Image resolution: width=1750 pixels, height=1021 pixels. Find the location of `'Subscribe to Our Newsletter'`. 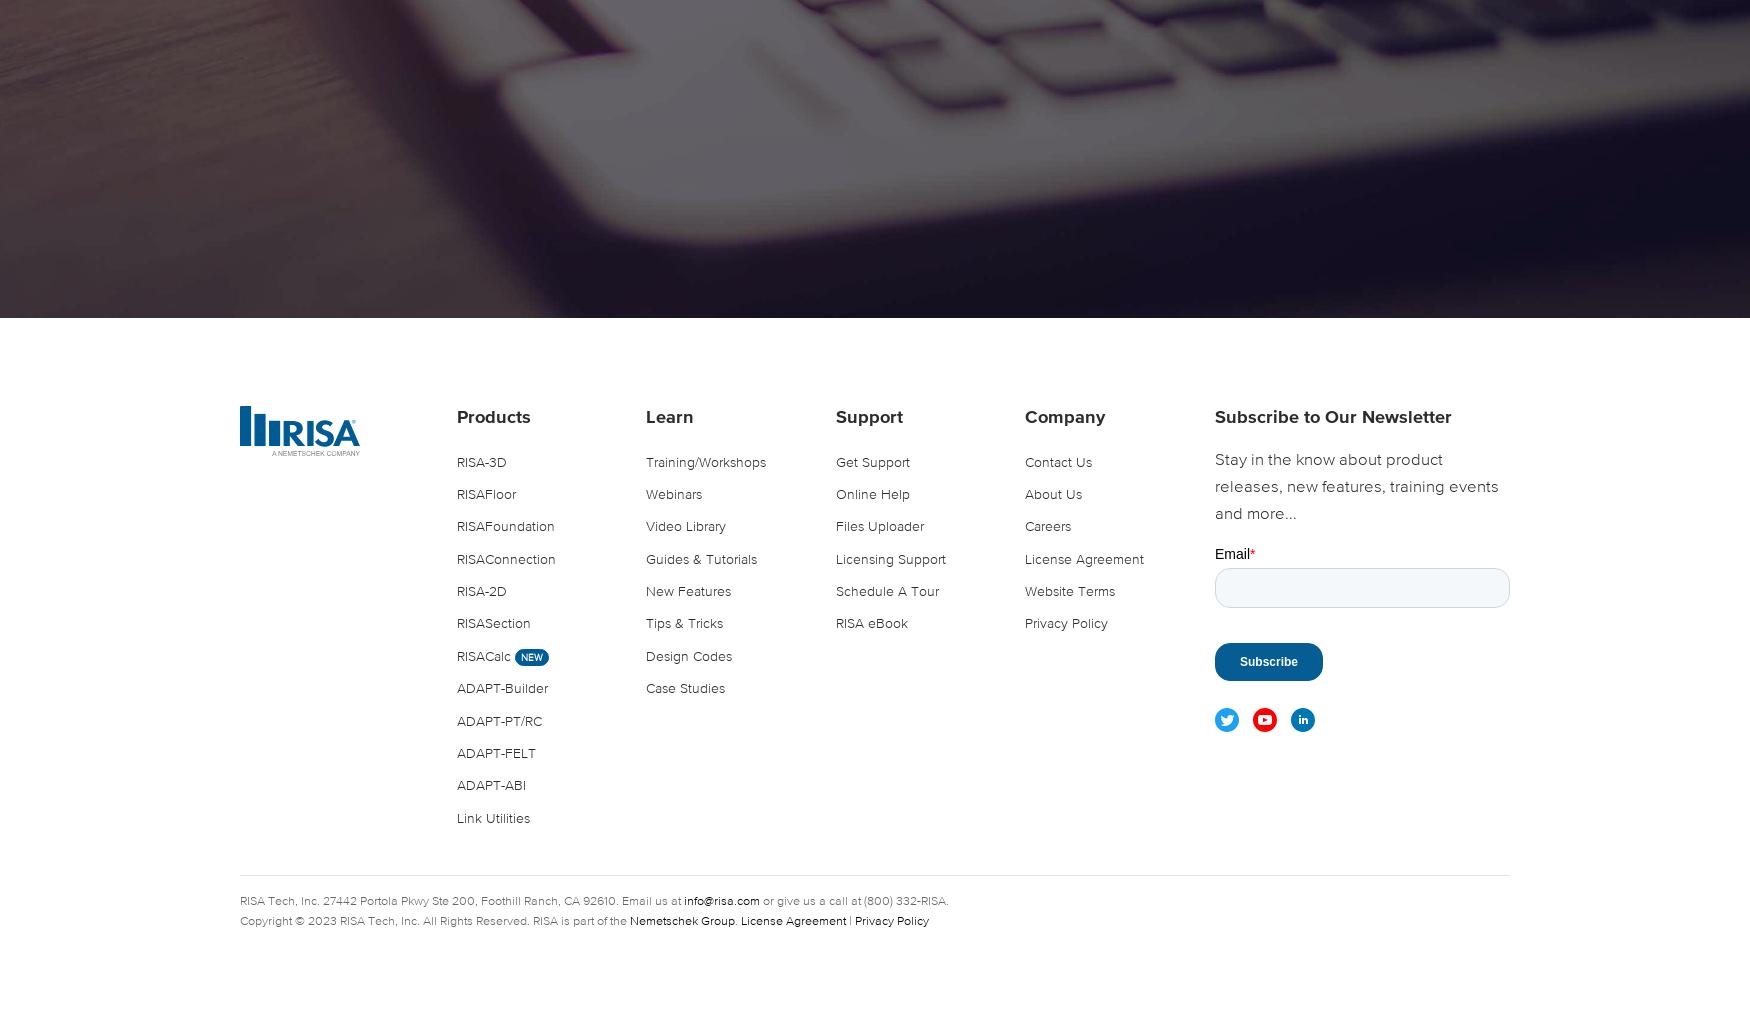

'Subscribe to Our Newsletter' is located at coordinates (1213, 416).